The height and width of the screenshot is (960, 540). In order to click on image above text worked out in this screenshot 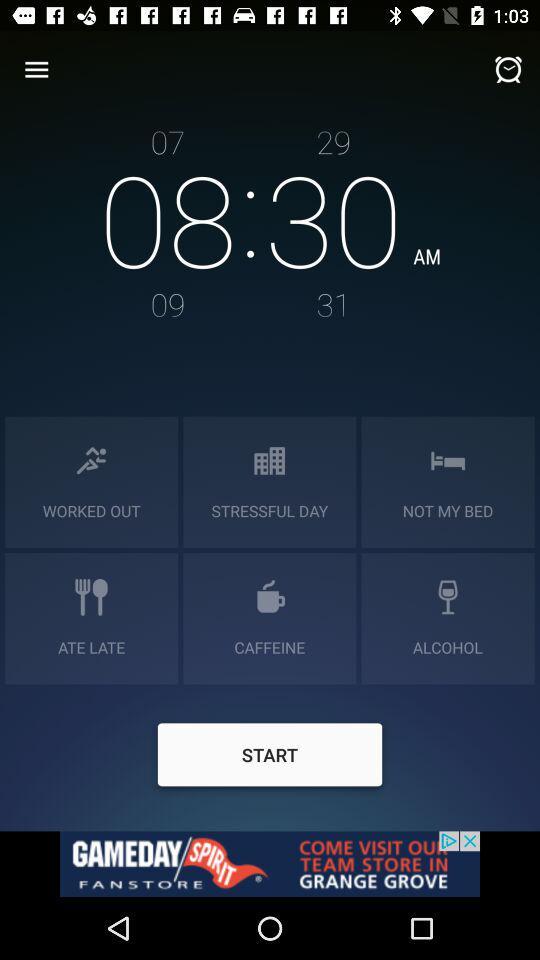, I will do `click(90, 460)`.